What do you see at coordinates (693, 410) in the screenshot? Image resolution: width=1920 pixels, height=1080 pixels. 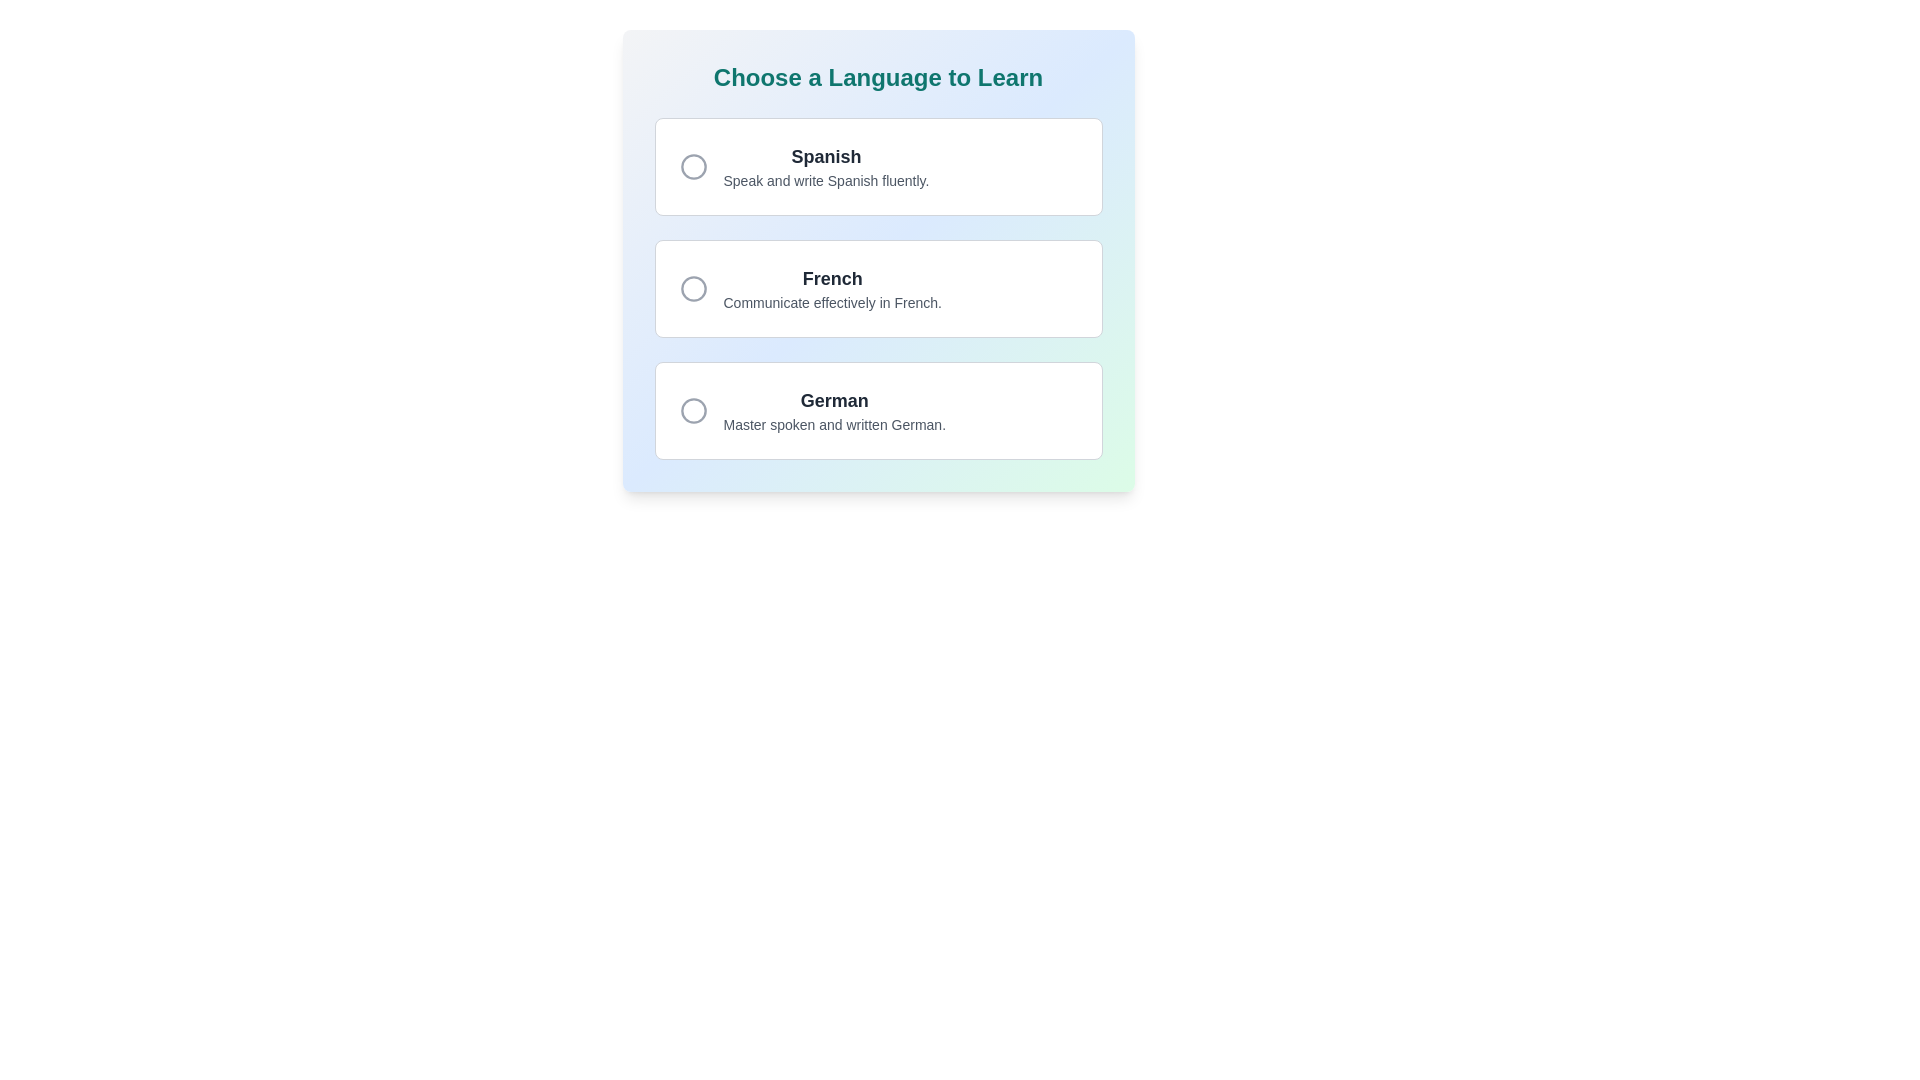 I see `the circular radio button located to the left of the 'German' language option in the selection list` at bounding box center [693, 410].